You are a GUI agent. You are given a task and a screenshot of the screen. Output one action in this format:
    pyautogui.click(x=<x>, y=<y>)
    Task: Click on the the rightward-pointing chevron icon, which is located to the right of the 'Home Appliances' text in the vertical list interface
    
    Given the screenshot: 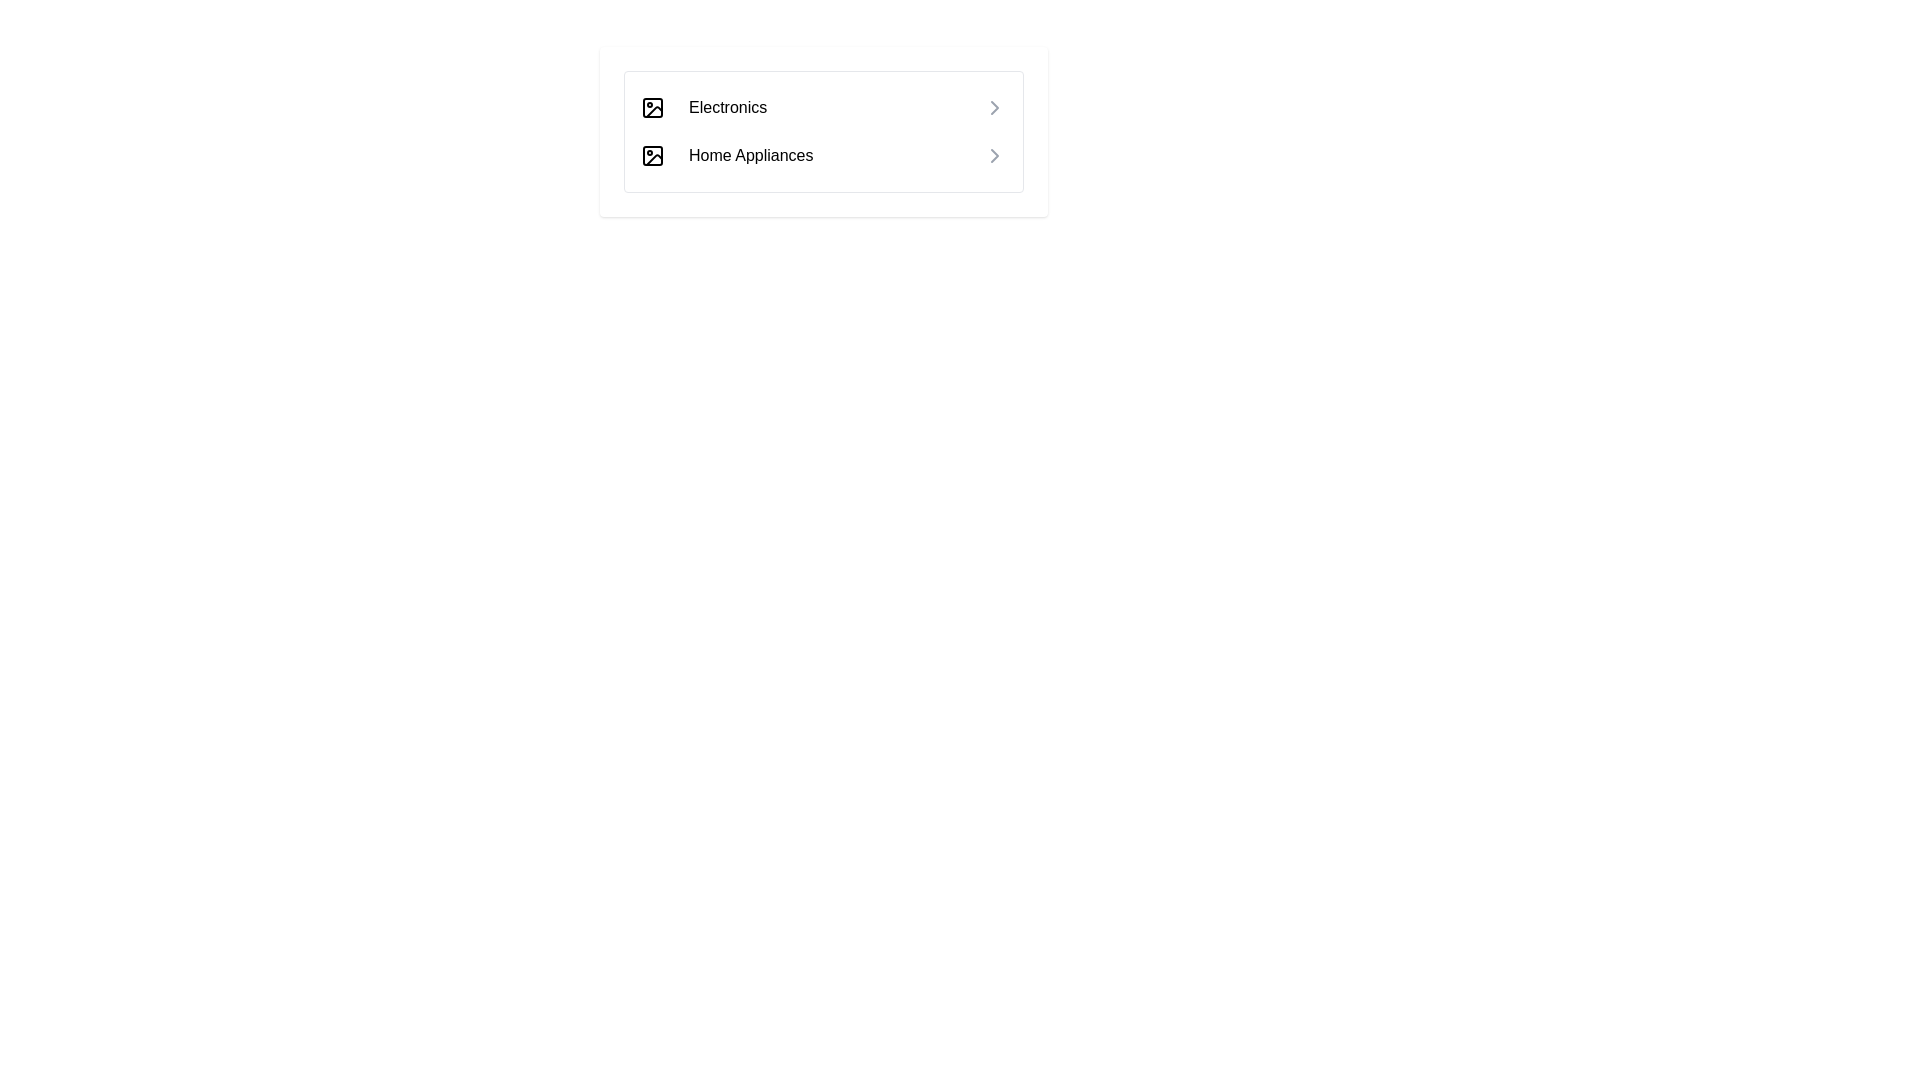 What is the action you would take?
    pyautogui.click(x=994, y=154)
    